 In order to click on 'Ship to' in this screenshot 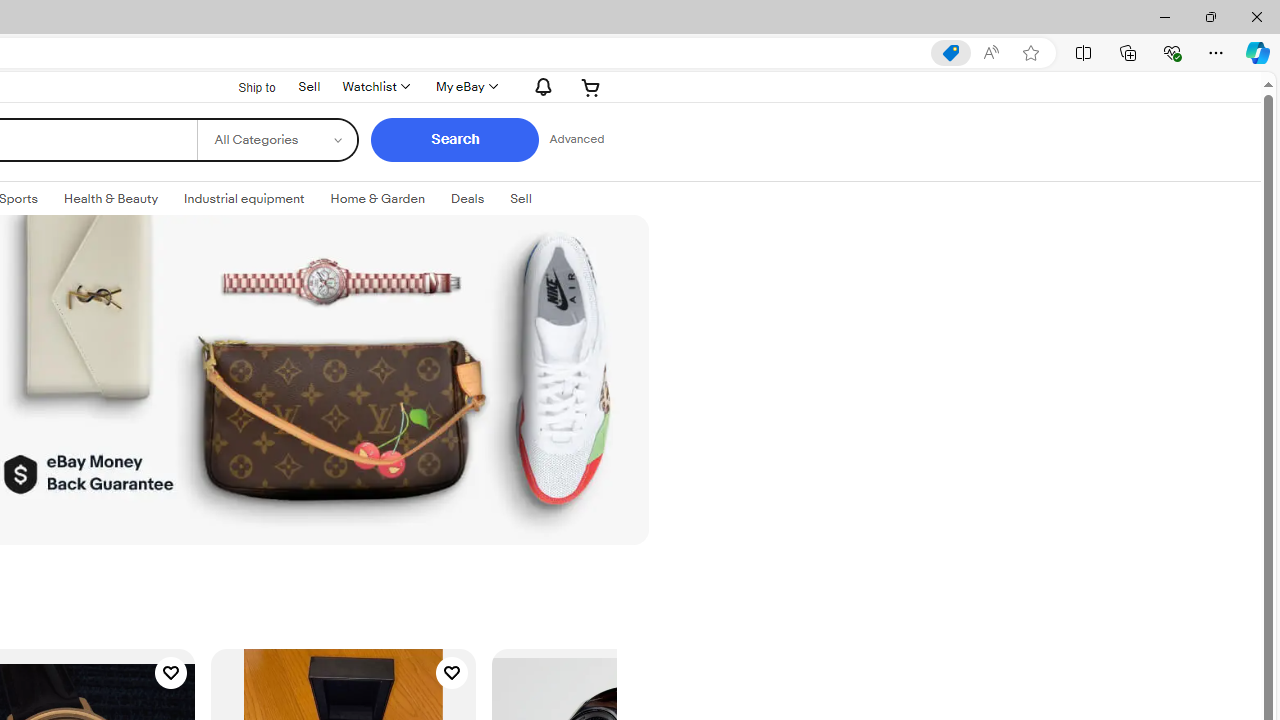, I will do `click(243, 86)`.